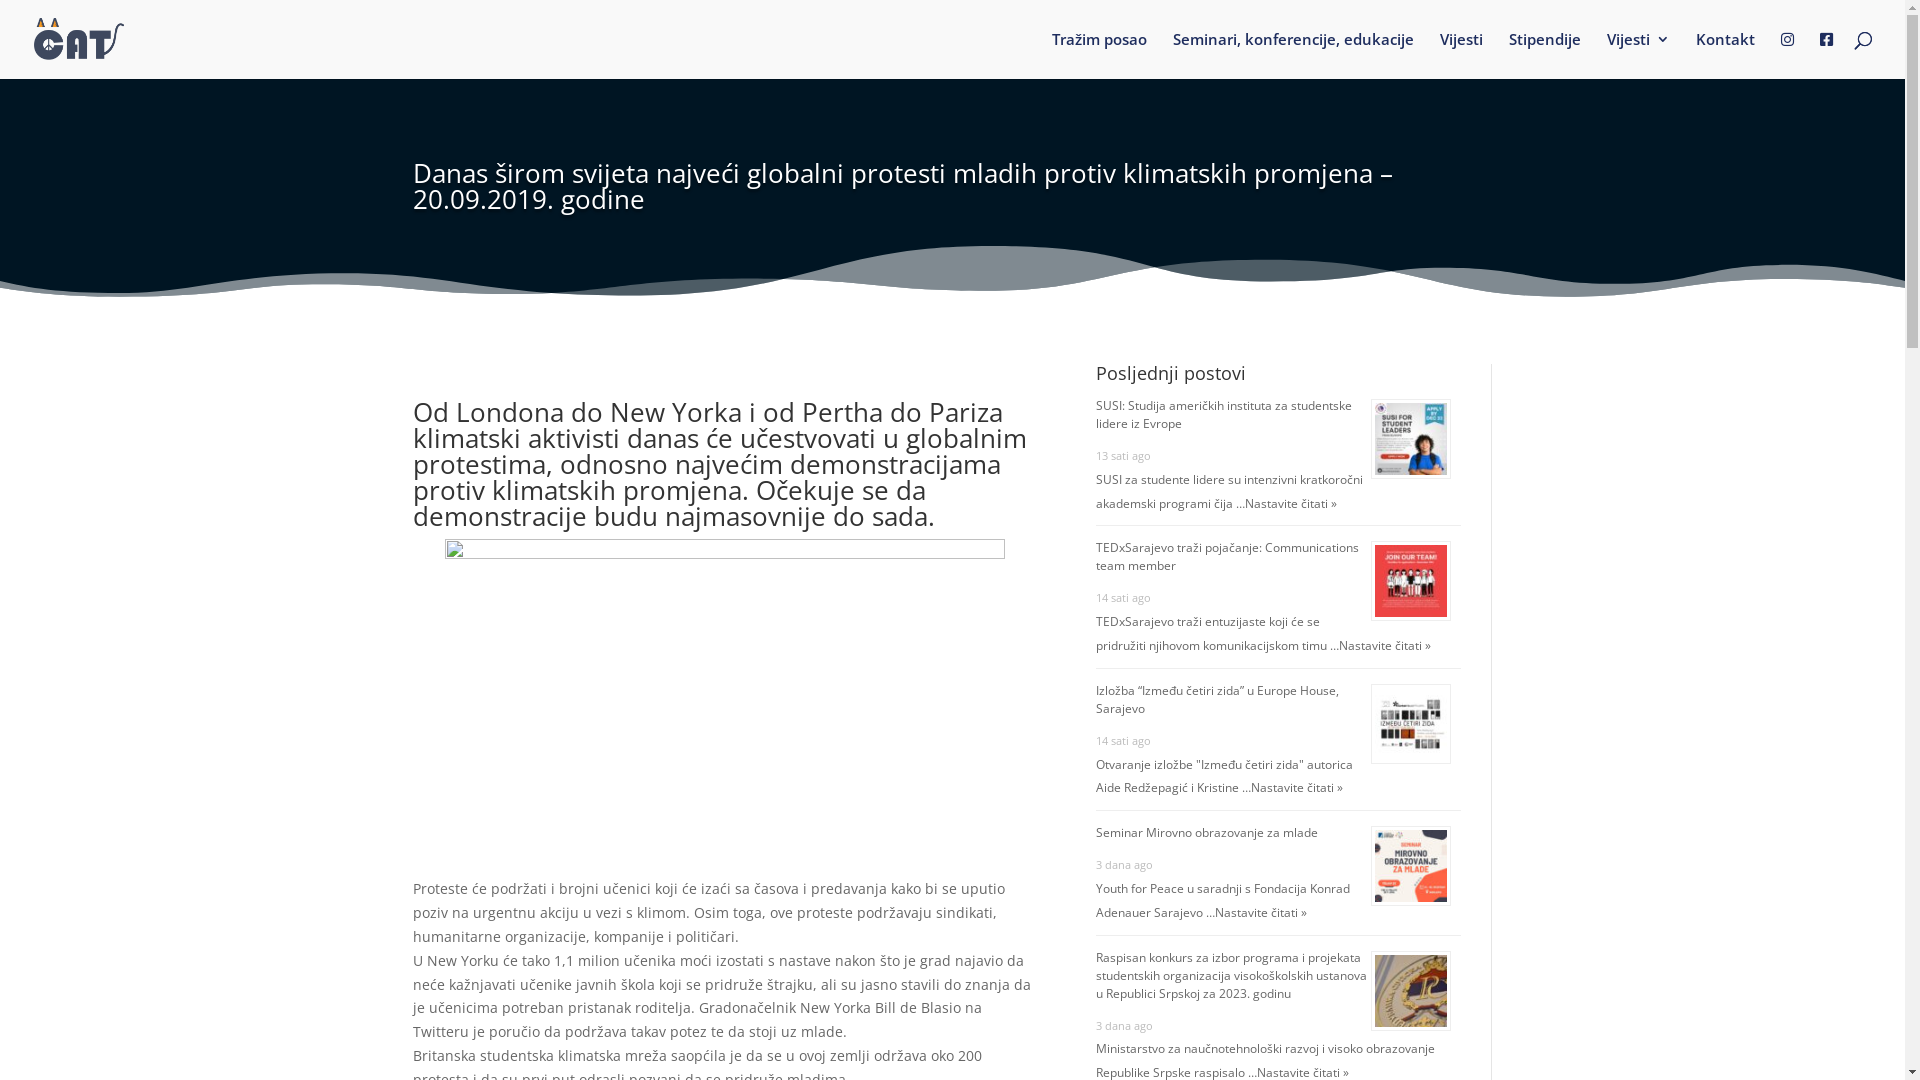 Image resolution: width=1920 pixels, height=1080 pixels. I want to click on 'Kontakt', so click(1694, 53).